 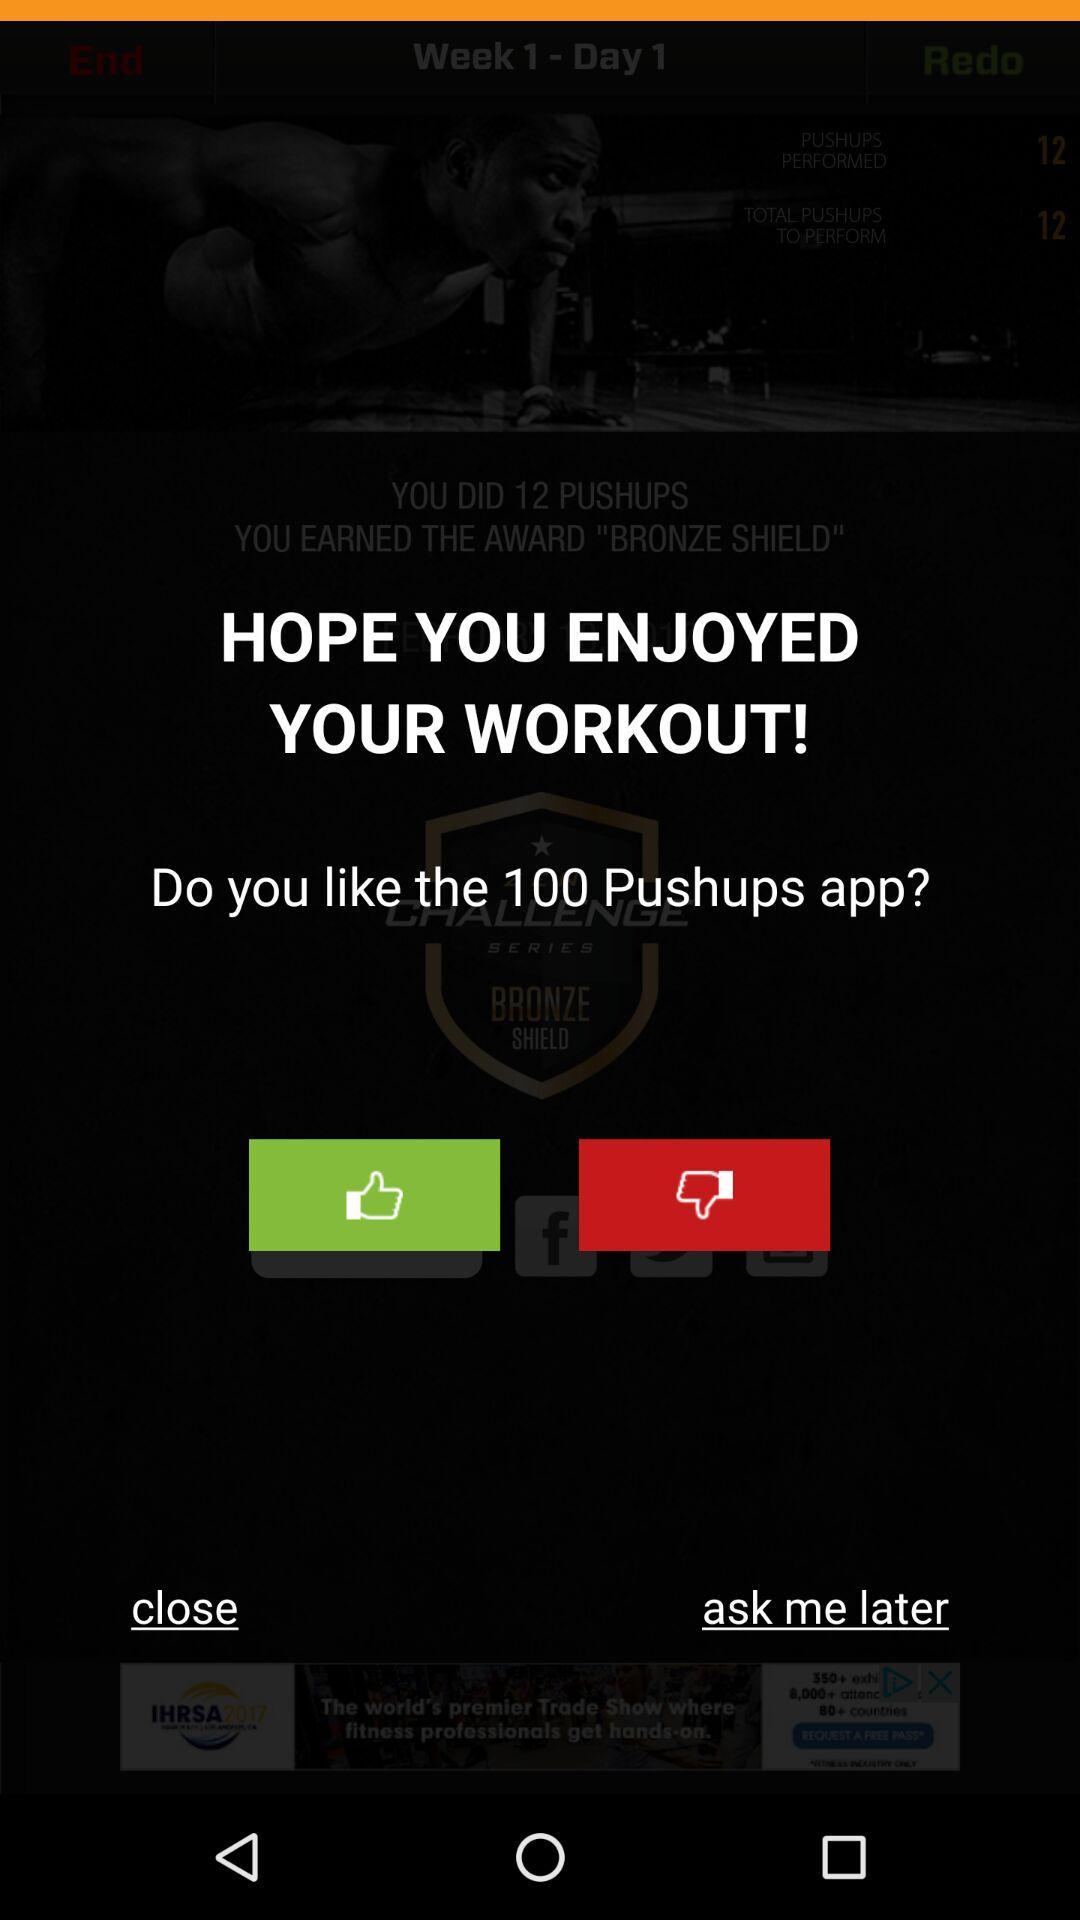 I want to click on dislike button, so click(x=703, y=1195).